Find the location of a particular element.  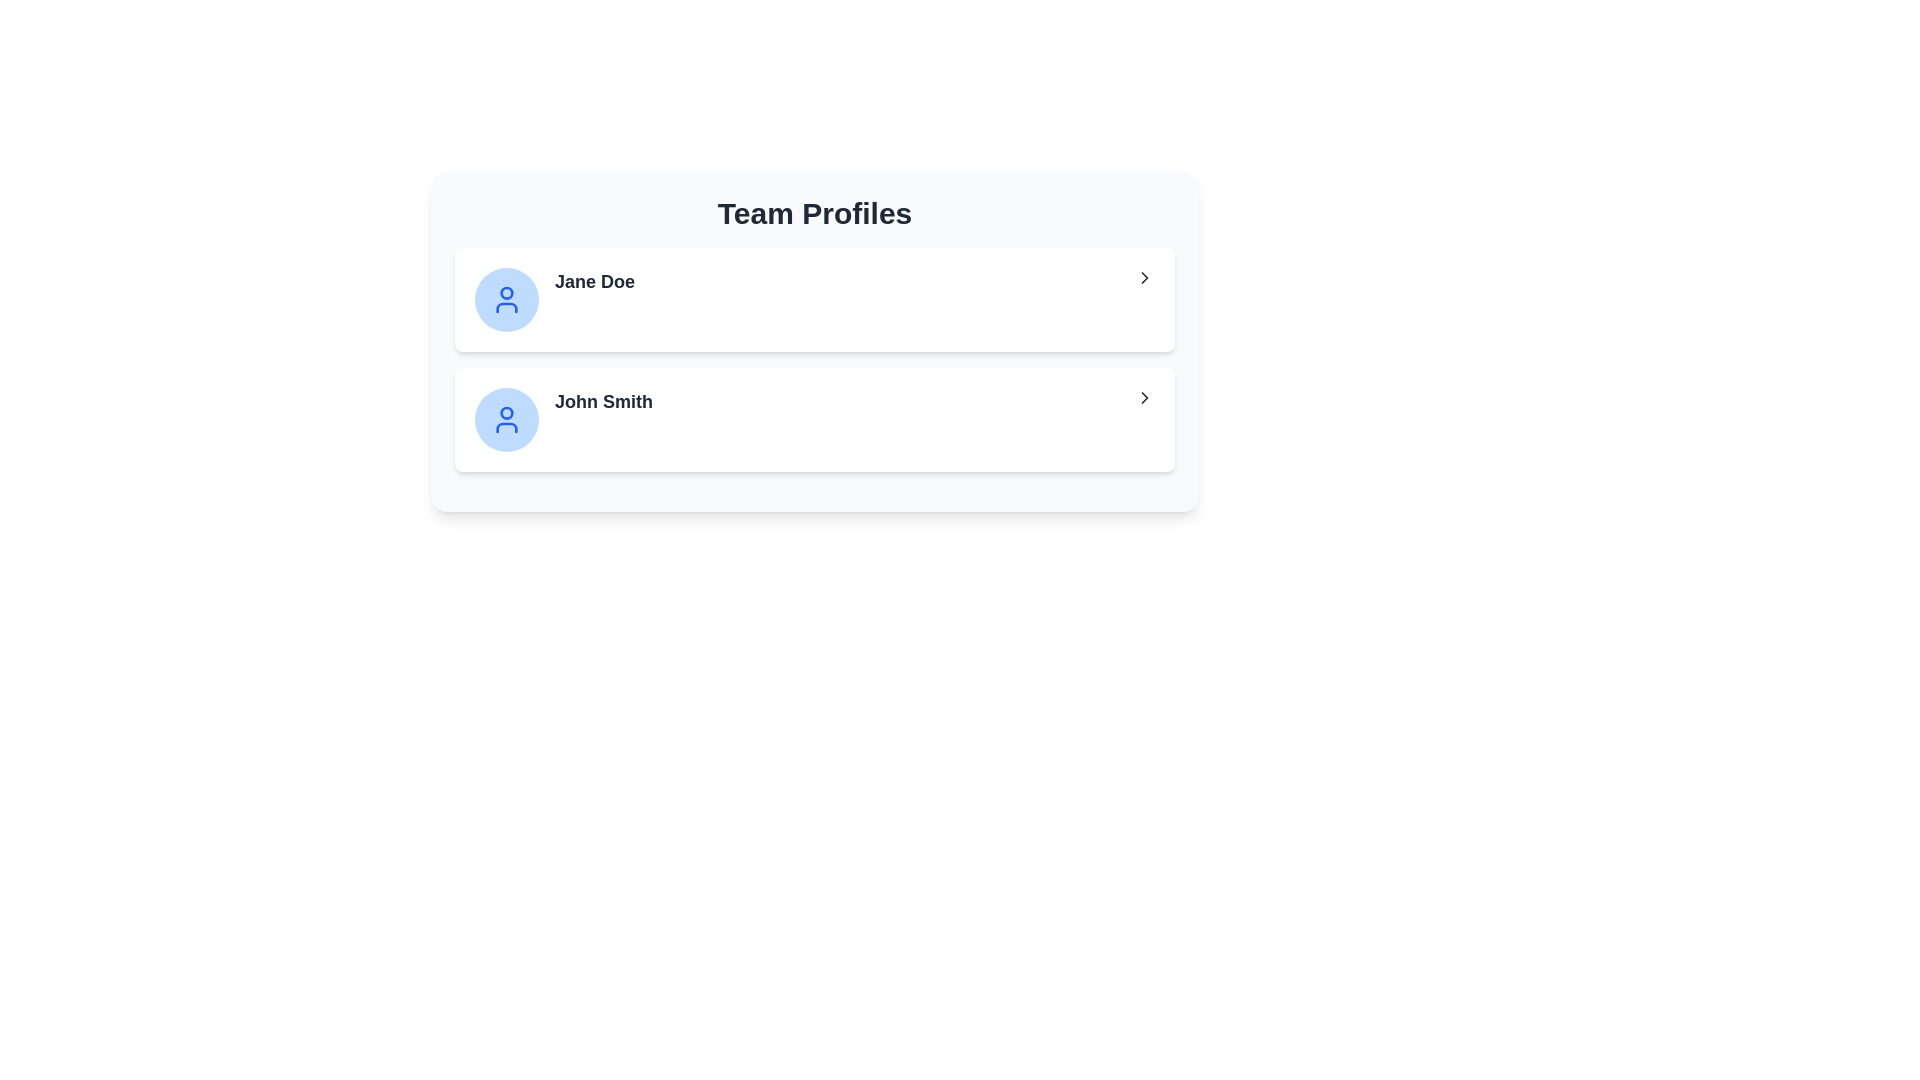

the user avatar icon located on the left side of the first entry in the vertically stacked list, which represents the profile of 'Jane Doe' is located at coordinates (507, 300).